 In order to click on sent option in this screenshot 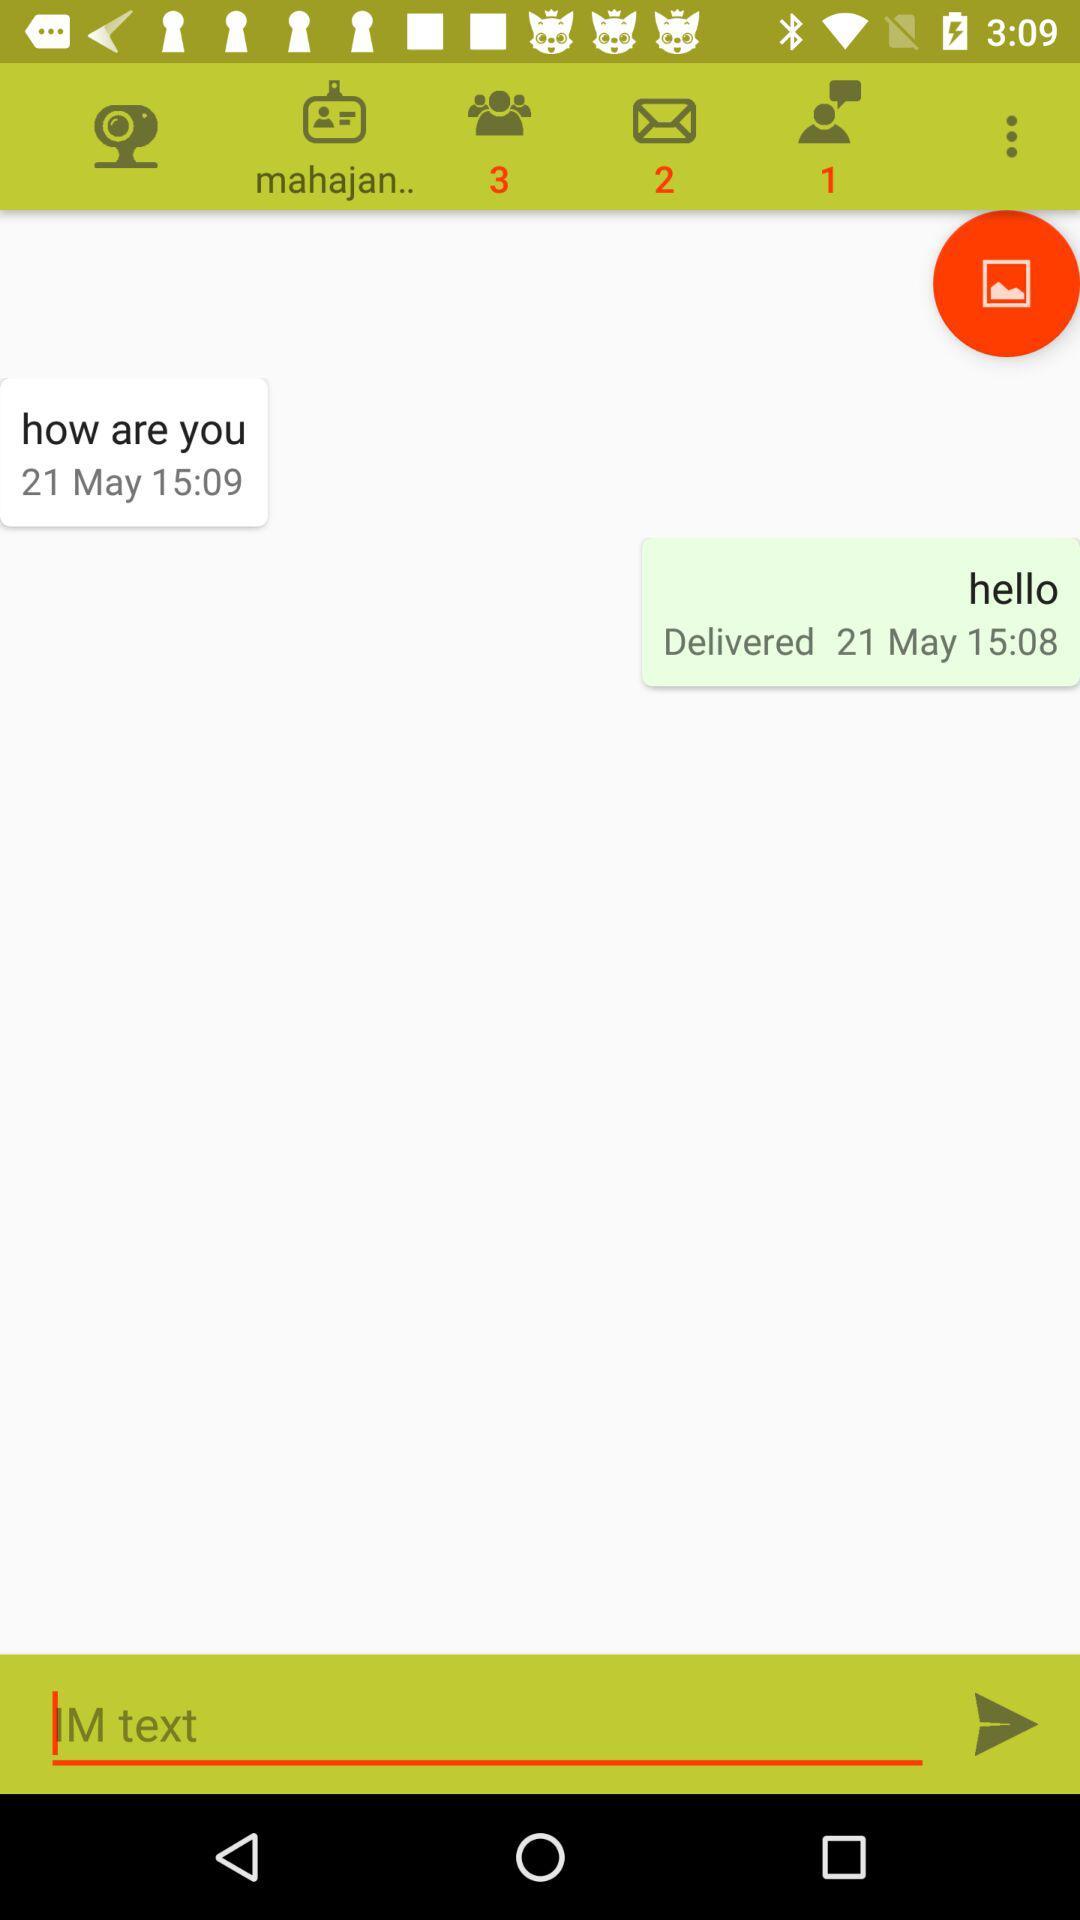, I will do `click(1006, 1723)`.